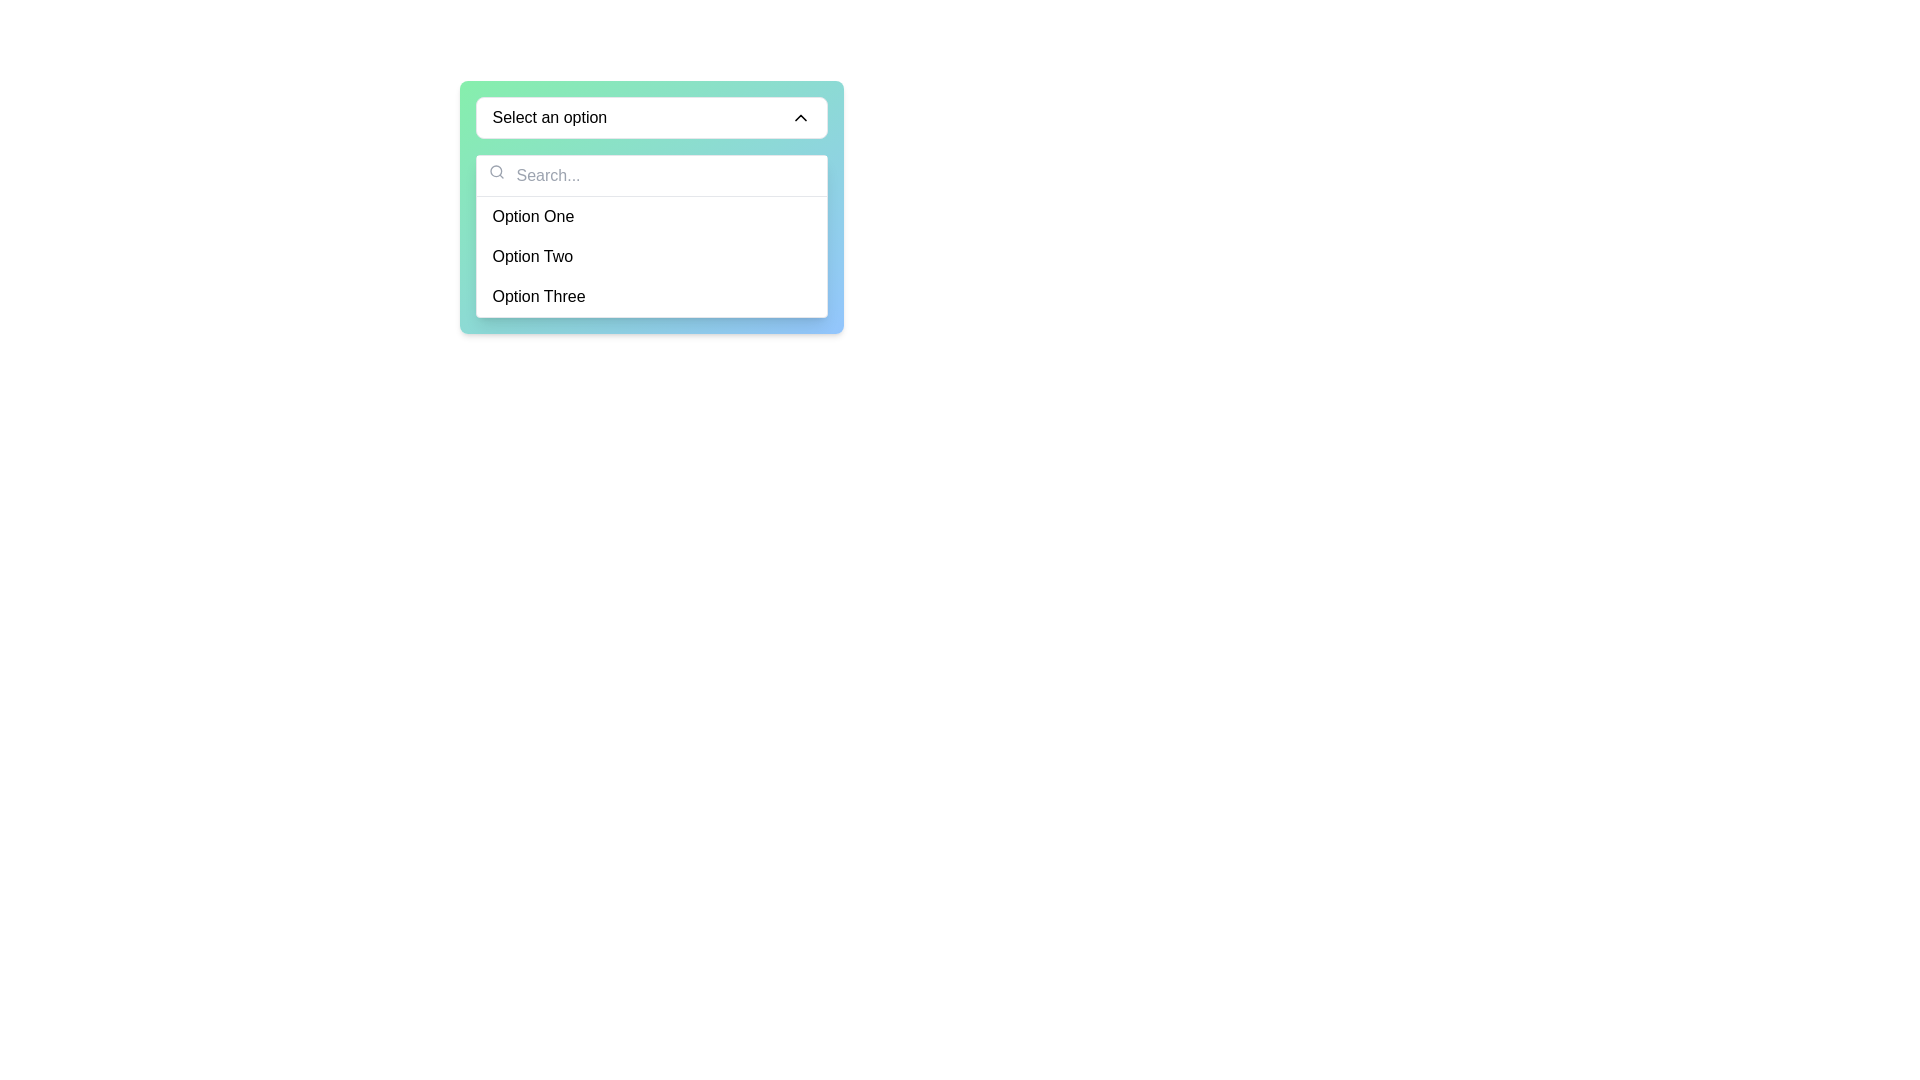 This screenshot has width=1920, height=1080. What do you see at coordinates (800, 118) in the screenshot?
I see `the upward-pointing chevron icon located at the rightmost end of the dropdown header labeled 'Select an option'` at bounding box center [800, 118].